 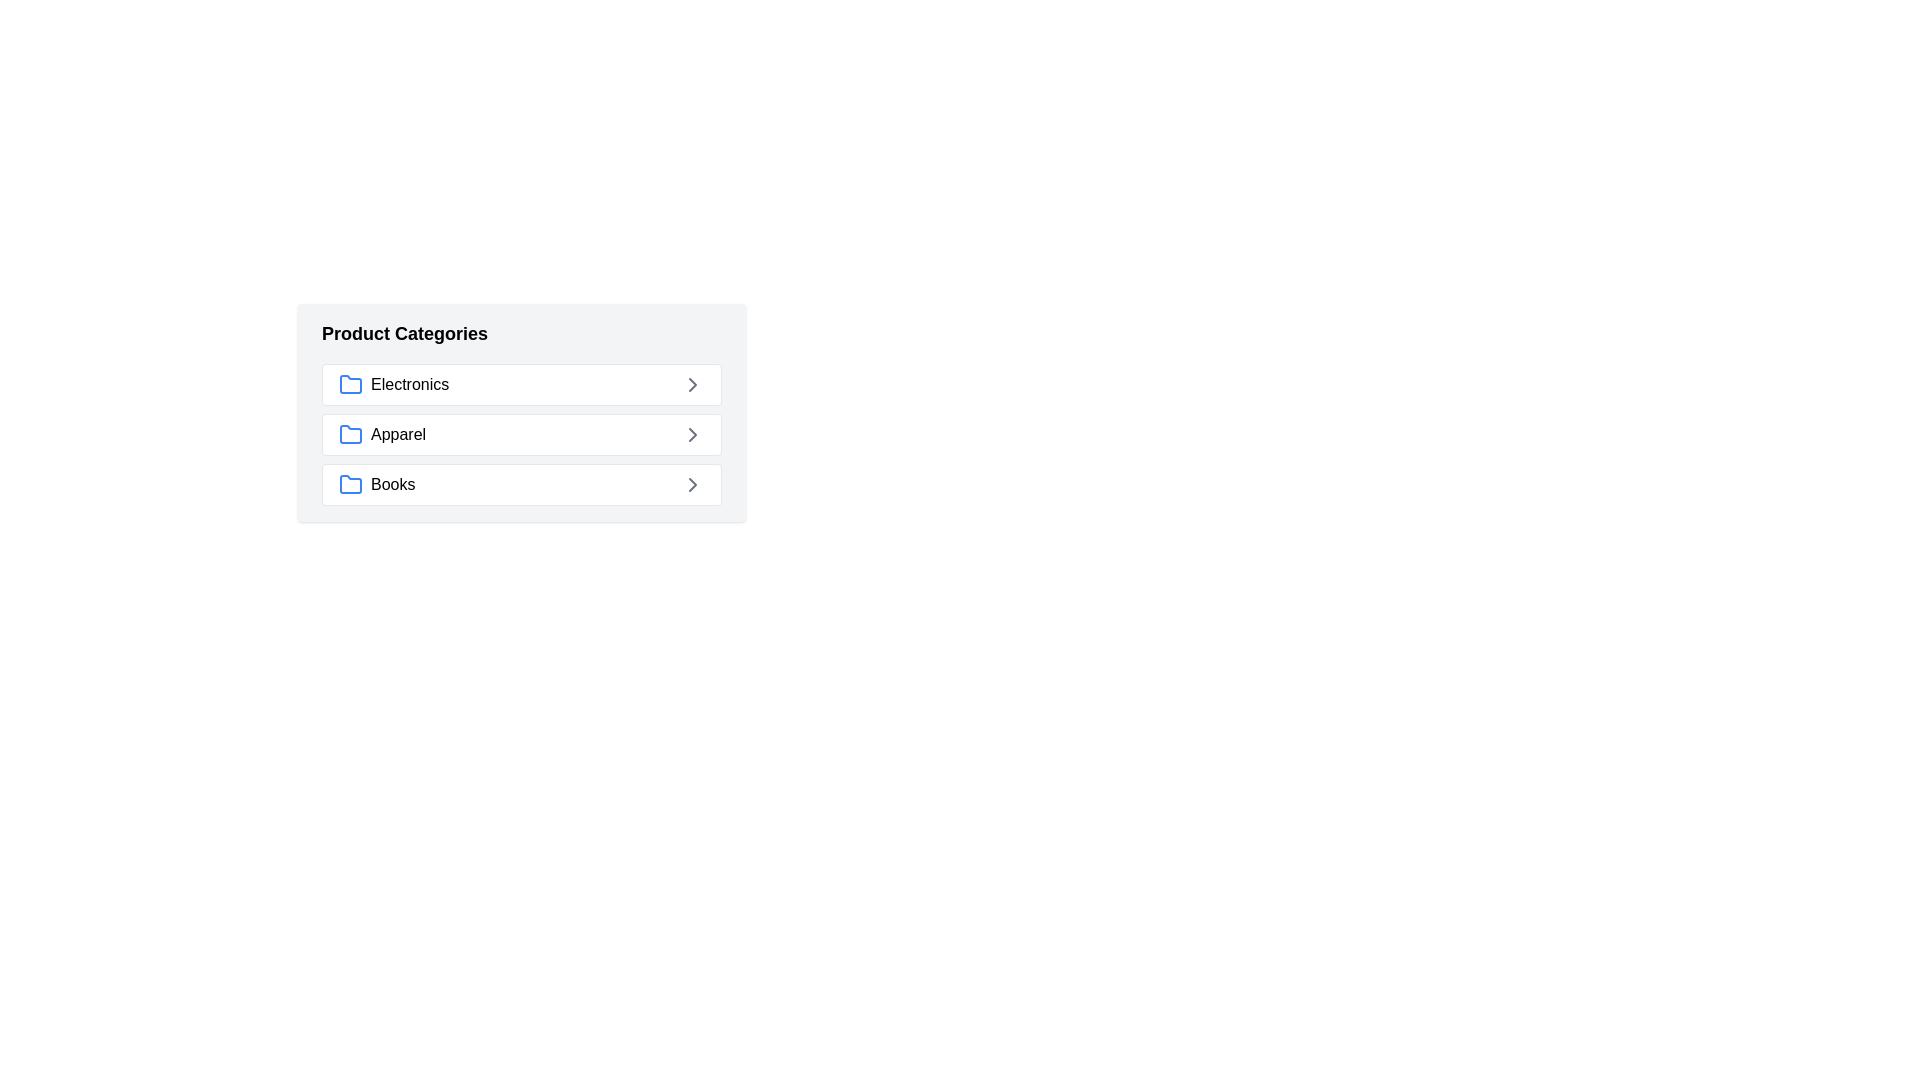 I want to click on the 'Books' category label in the product categorization list, which is the third item after 'Electronics' and 'Apparel', so click(x=393, y=485).